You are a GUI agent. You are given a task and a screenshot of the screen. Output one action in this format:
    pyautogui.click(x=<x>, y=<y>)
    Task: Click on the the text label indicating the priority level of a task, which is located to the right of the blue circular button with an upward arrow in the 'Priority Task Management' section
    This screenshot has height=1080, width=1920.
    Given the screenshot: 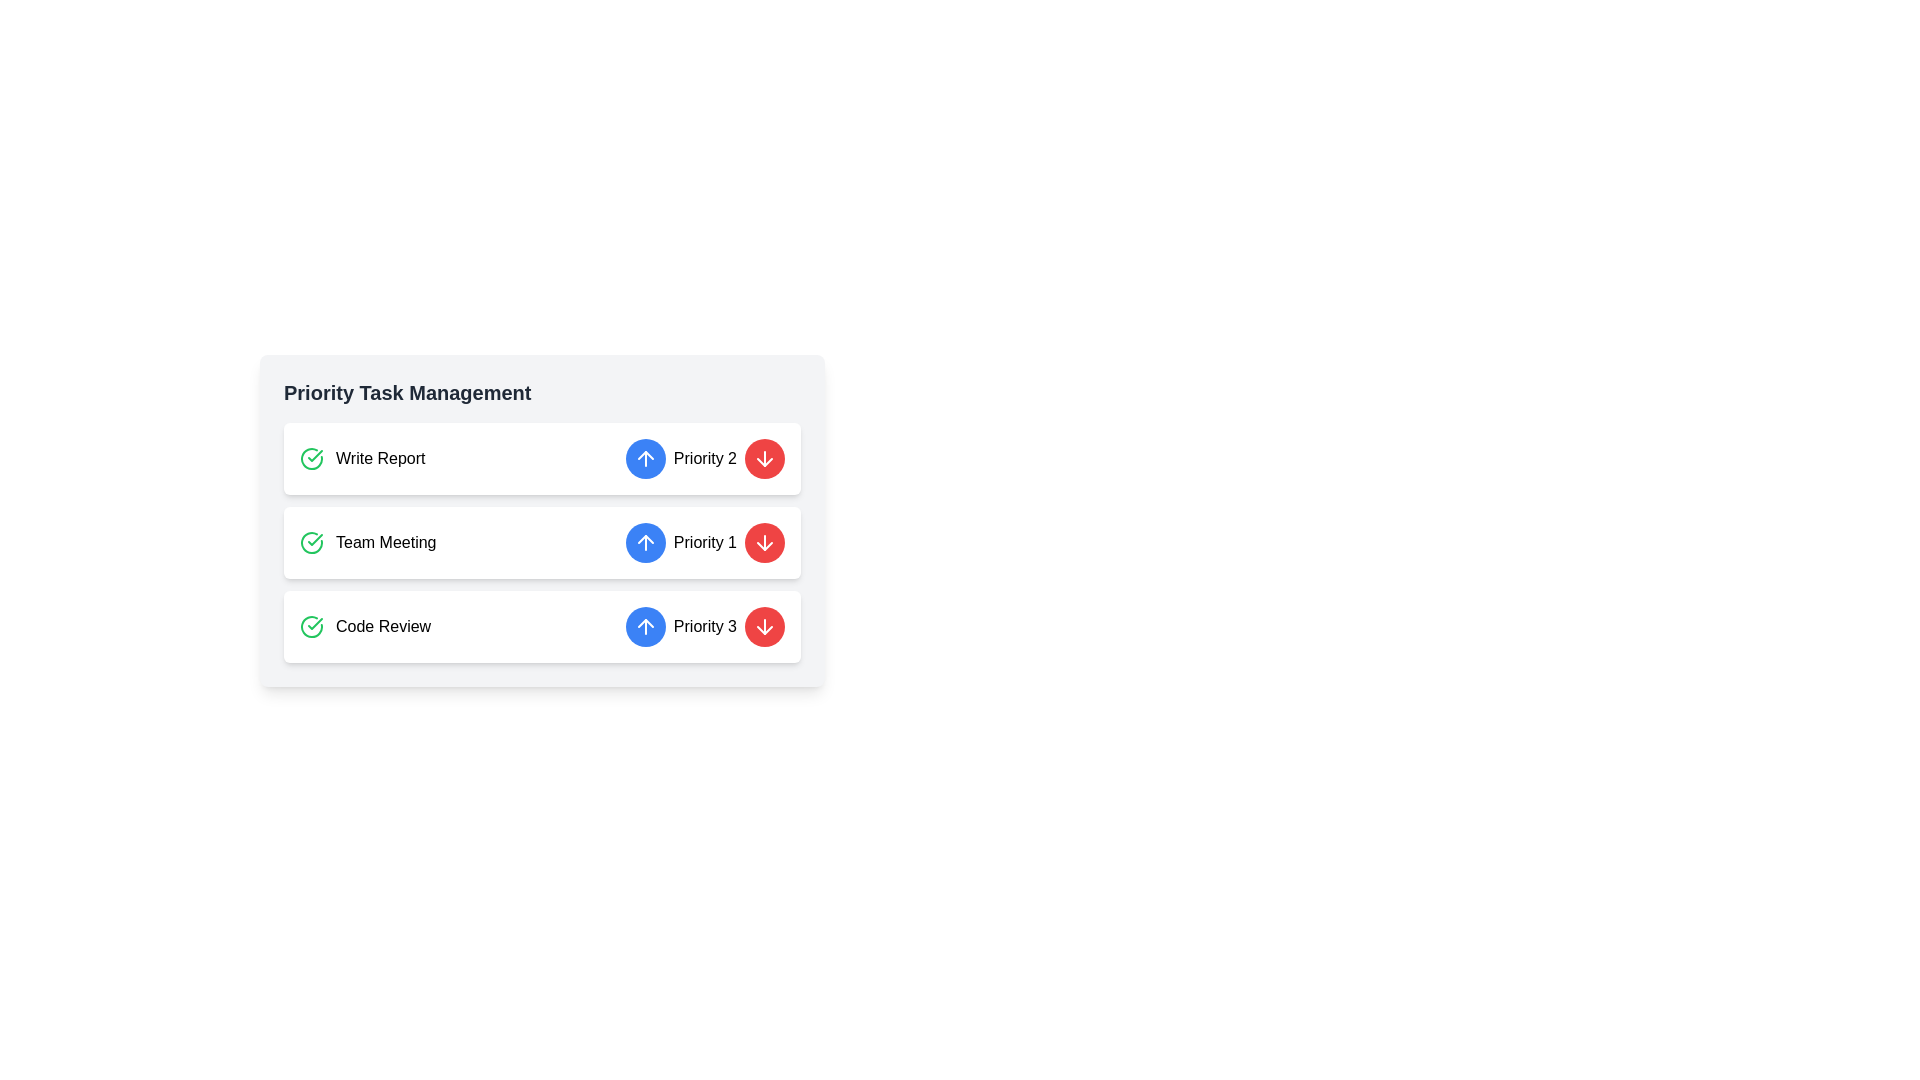 What is the action you would take?
    pyautogui.click(x=705, y=543)
    